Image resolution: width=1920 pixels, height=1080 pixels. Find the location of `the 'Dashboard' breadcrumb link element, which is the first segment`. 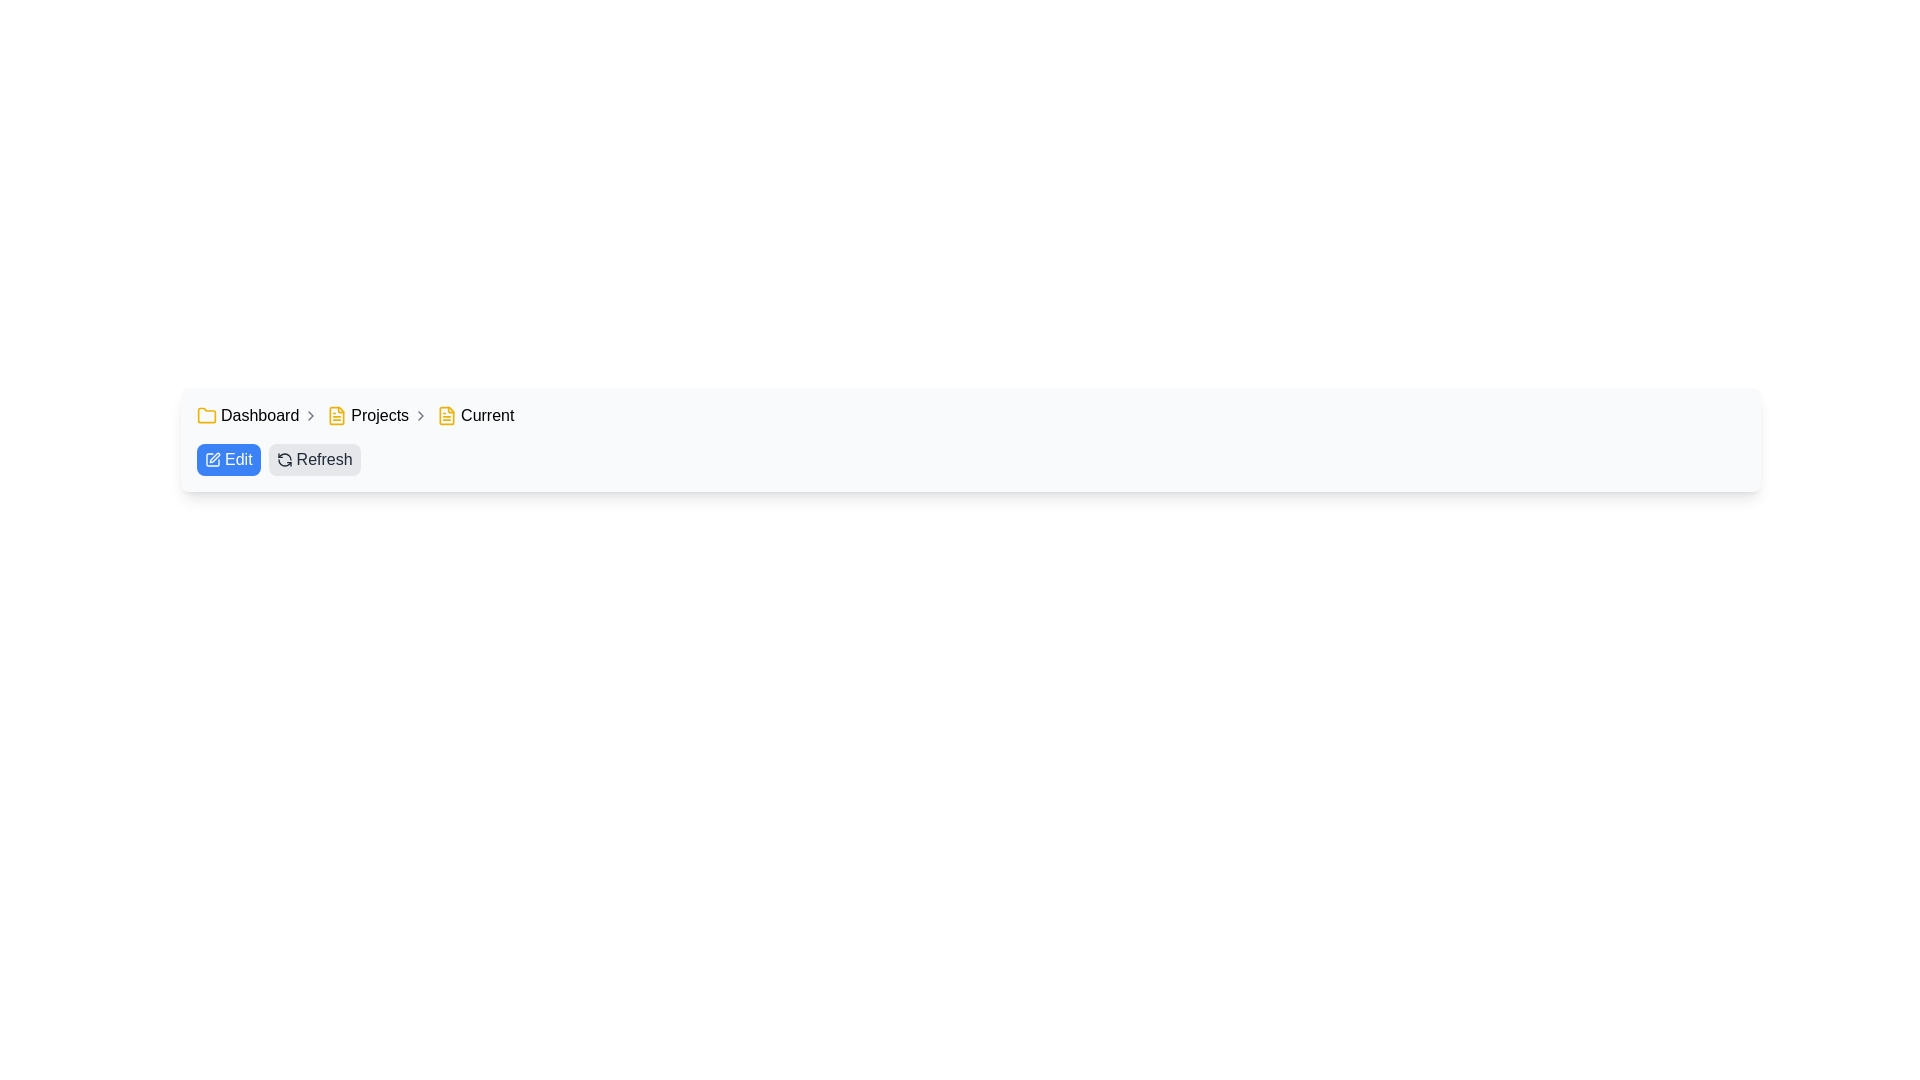

the 'Dashboard' breadcrumb link element, which is the first segment is located at coordinates (257, 415).